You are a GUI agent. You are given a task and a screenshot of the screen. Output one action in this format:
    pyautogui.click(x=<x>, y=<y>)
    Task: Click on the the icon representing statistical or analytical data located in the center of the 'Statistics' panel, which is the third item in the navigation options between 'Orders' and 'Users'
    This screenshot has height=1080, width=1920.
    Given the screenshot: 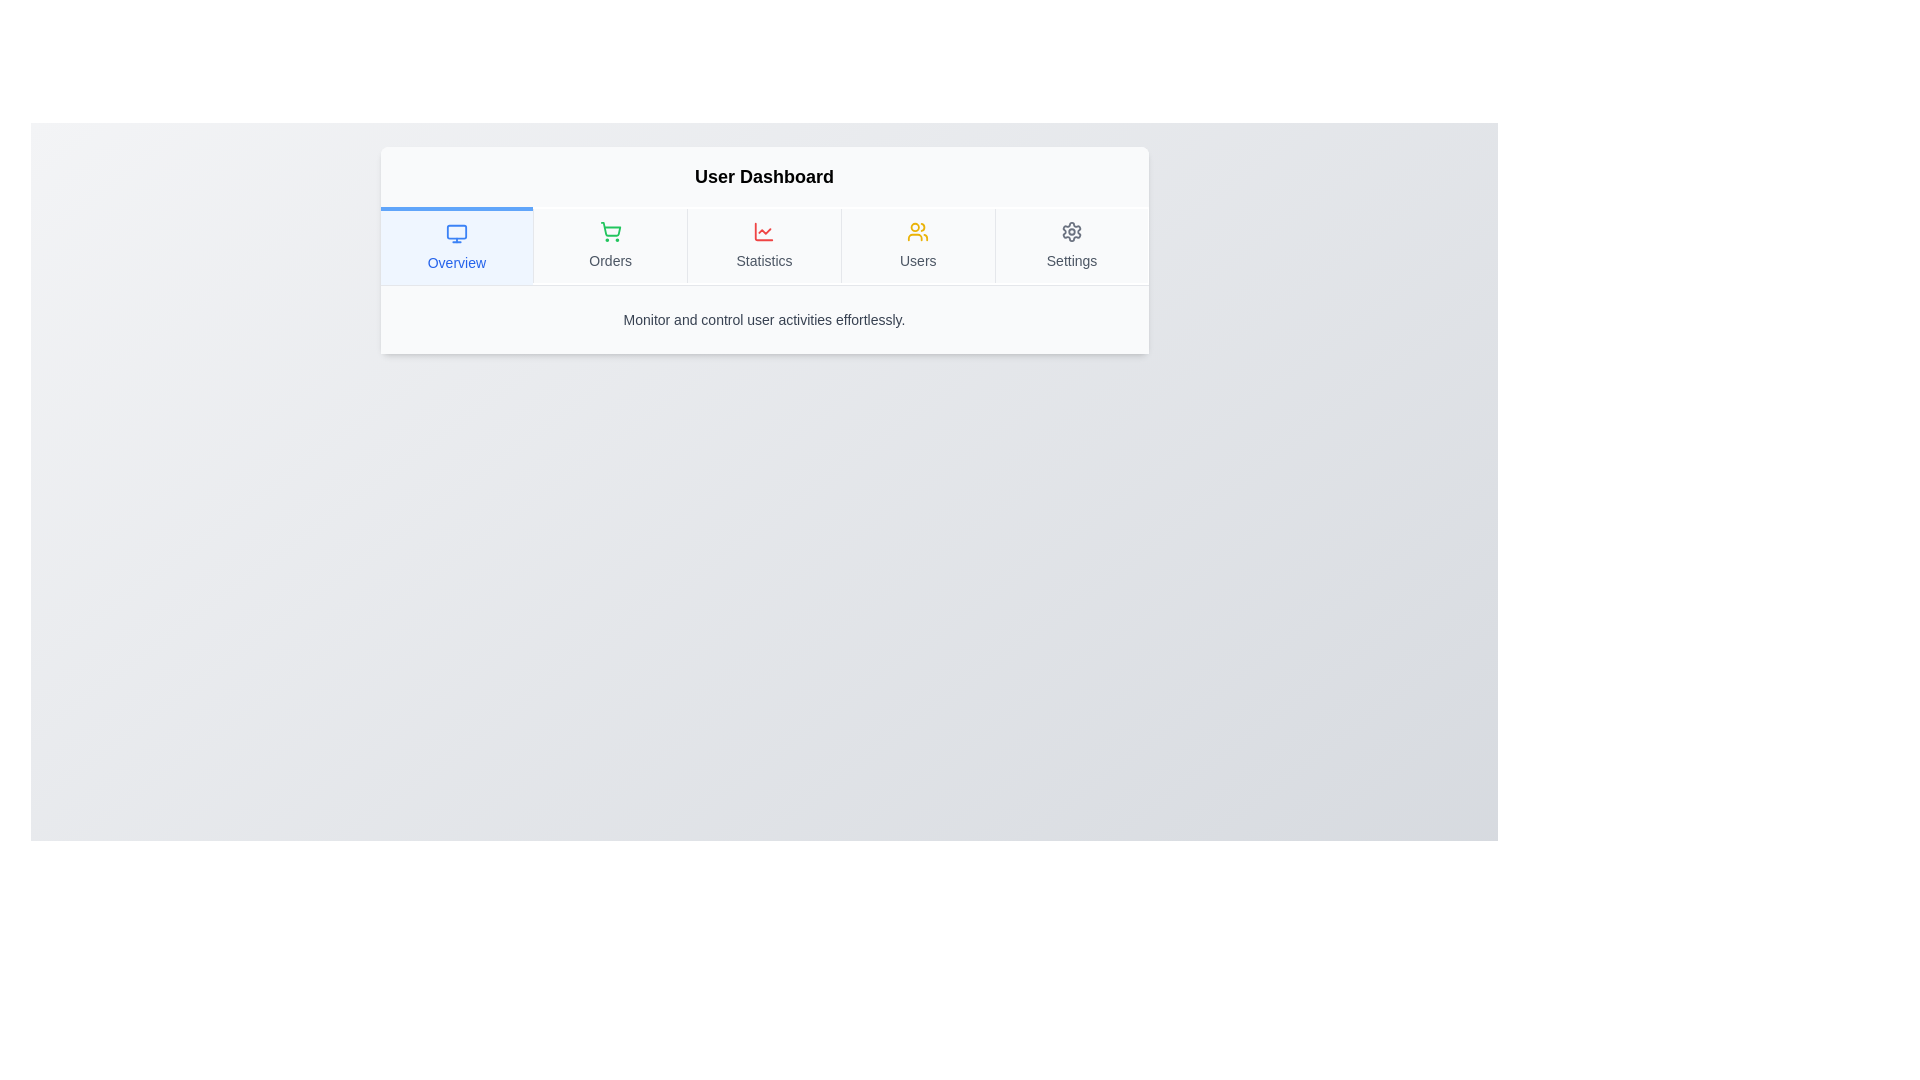 What is the action you would take?
    pyautogui.click(x=763, y=230)
    